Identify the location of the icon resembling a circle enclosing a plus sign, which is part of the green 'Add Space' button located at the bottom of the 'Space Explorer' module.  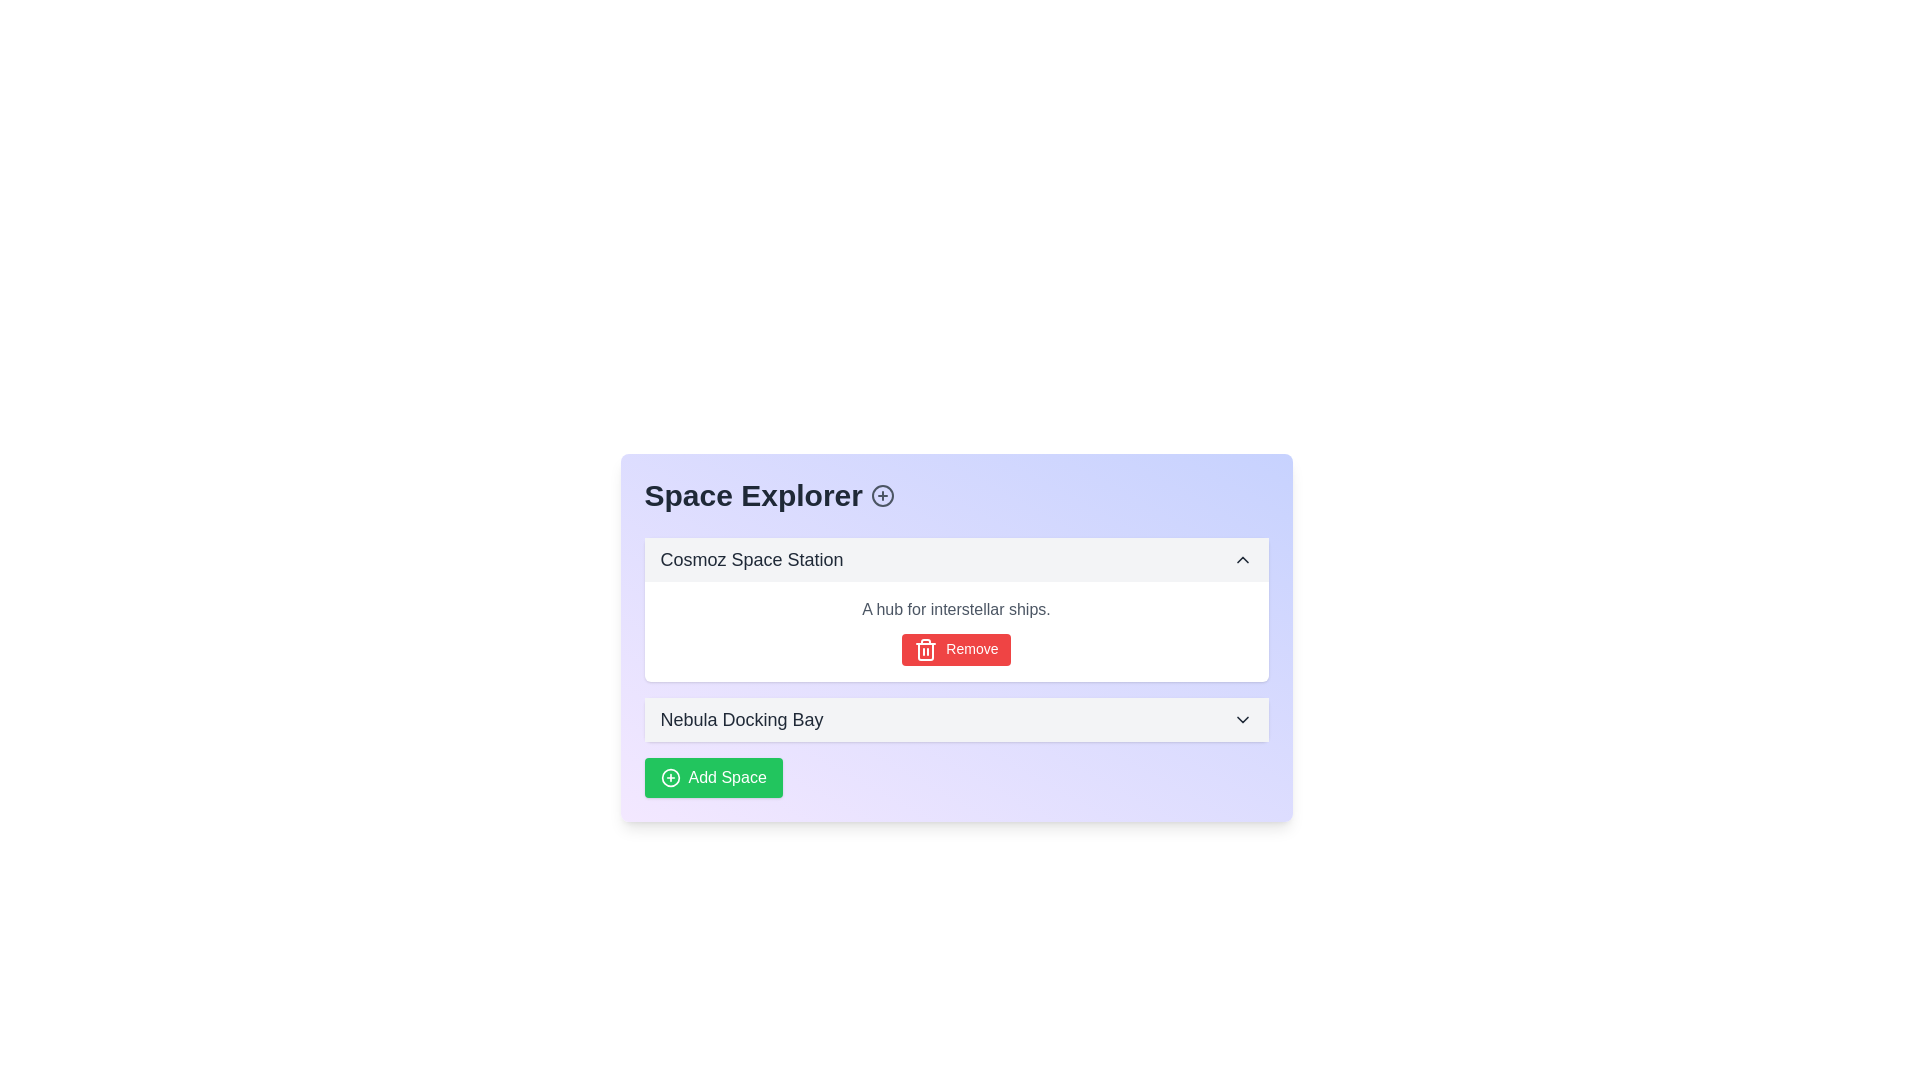
(670, 777).